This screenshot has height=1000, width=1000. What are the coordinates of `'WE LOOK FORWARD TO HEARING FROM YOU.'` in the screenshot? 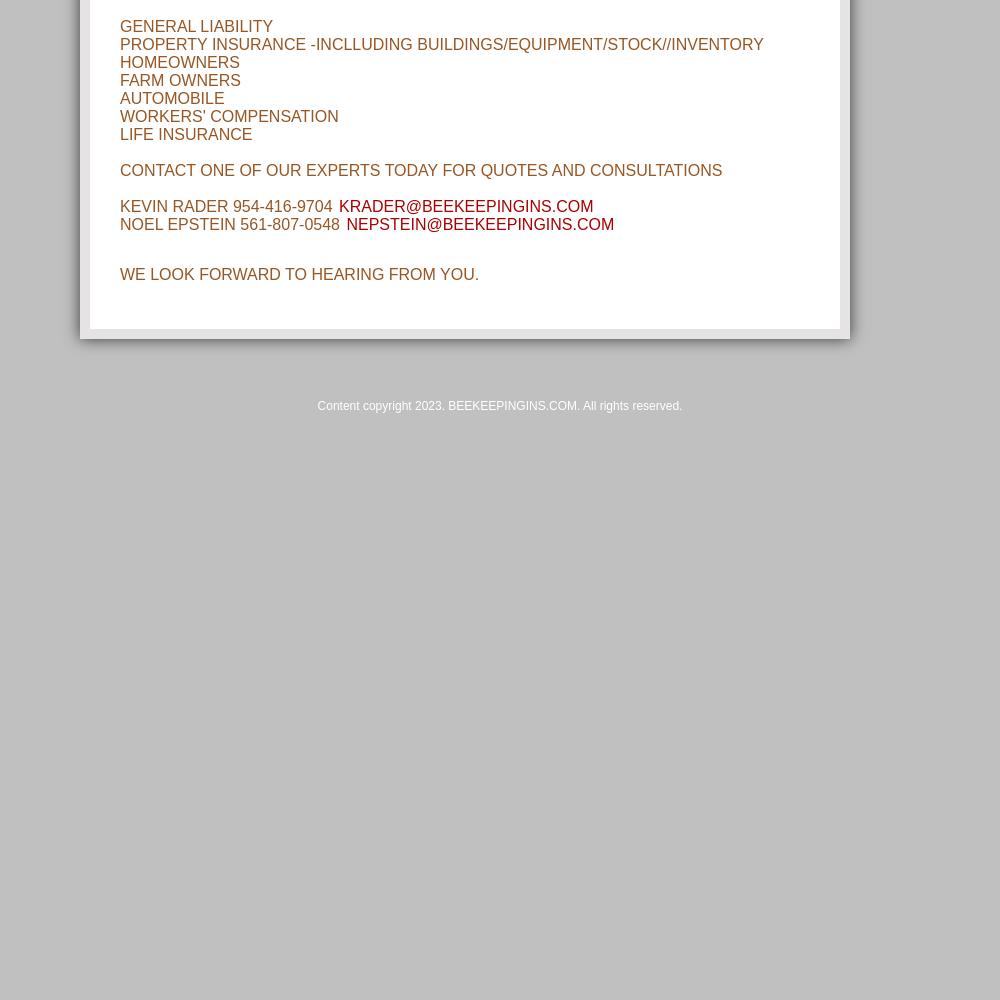 It's located at (299, 274).